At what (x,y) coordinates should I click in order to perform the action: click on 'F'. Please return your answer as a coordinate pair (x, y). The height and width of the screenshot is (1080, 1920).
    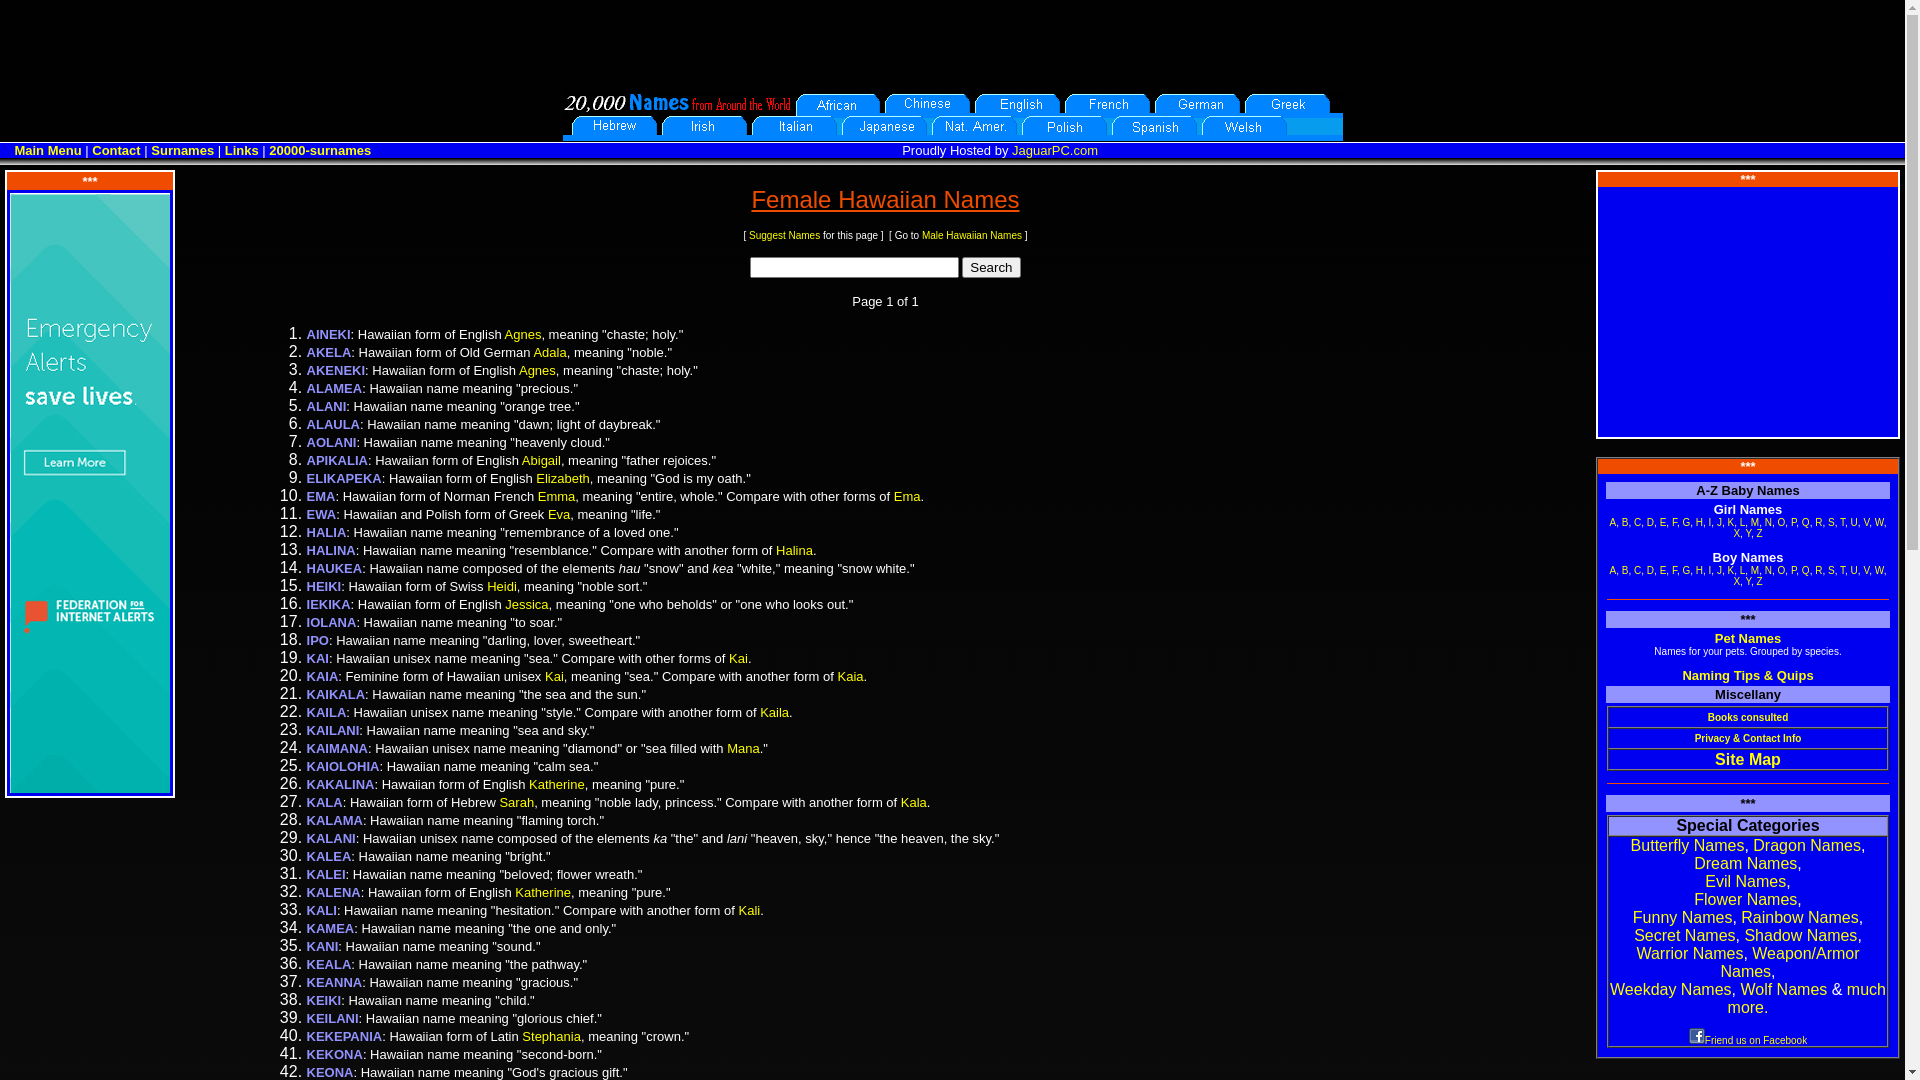
    Looking at the image, I should click on (1674, 570).